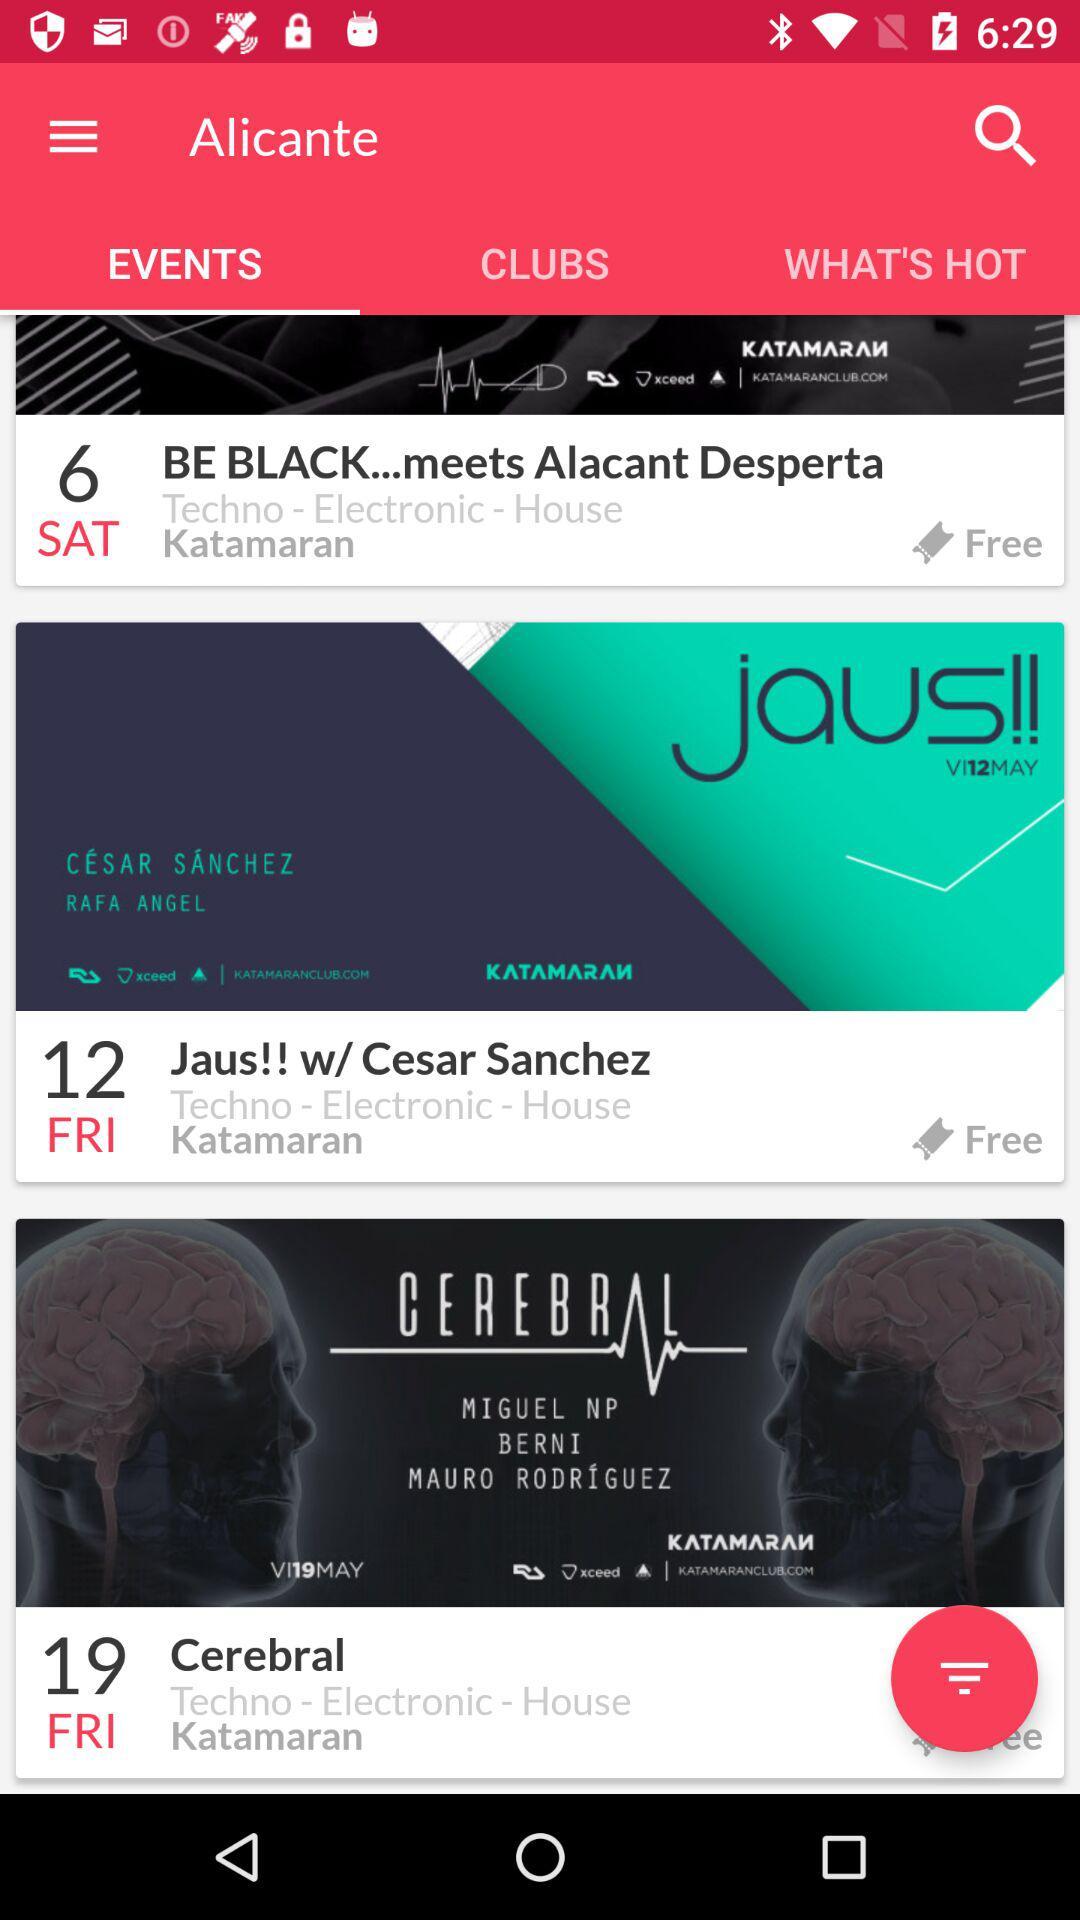  I want to click on item next to the alicante icon, so click(1006, 135).